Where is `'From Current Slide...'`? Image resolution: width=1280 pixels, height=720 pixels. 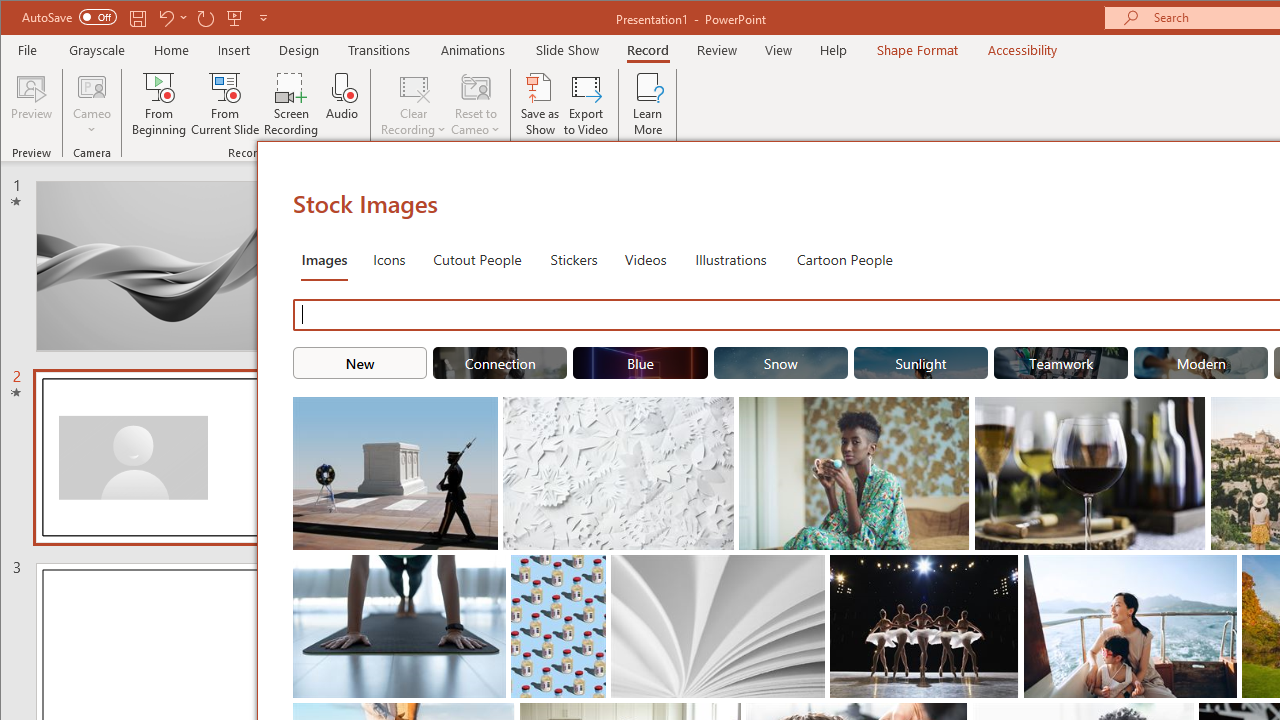 'From Current Slide...' is located at coordinates (225, 104).